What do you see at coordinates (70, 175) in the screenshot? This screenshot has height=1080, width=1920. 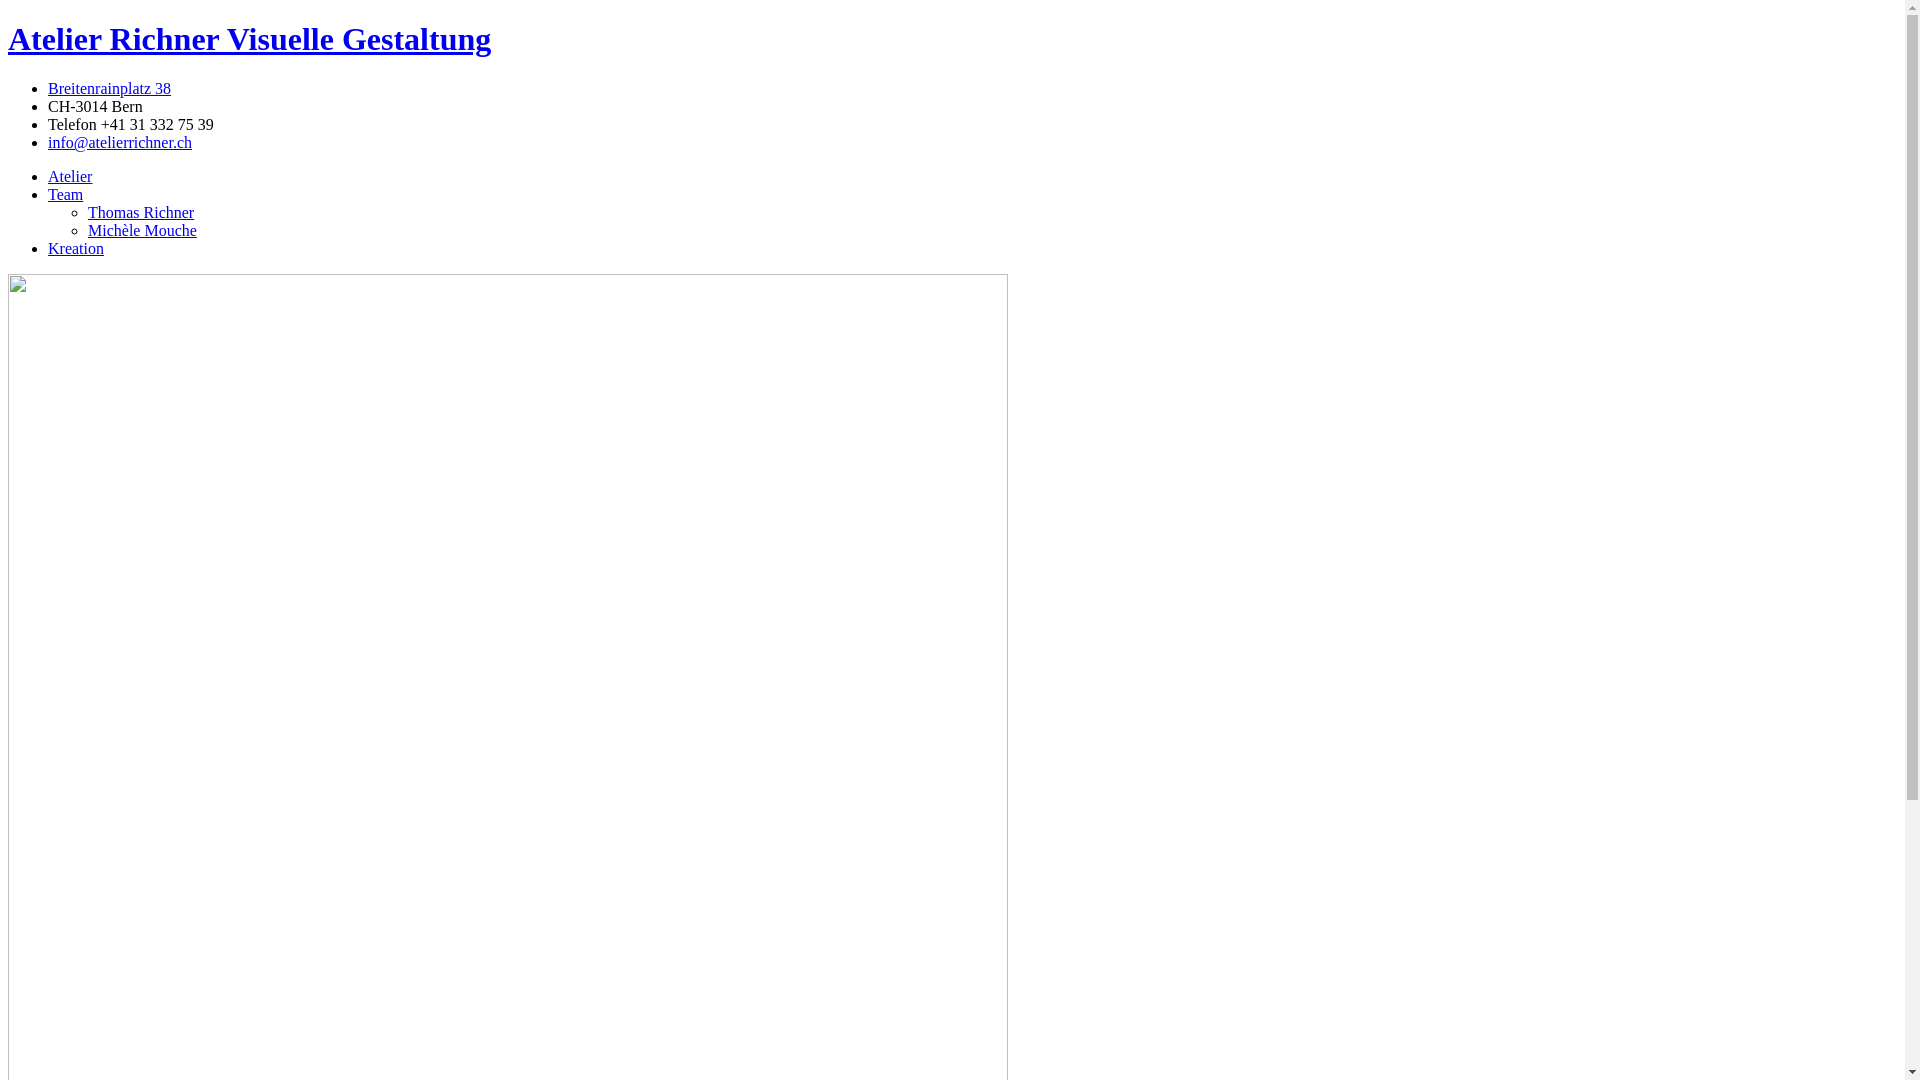 I see `'Atelier'` at bounding box center [70, 175].